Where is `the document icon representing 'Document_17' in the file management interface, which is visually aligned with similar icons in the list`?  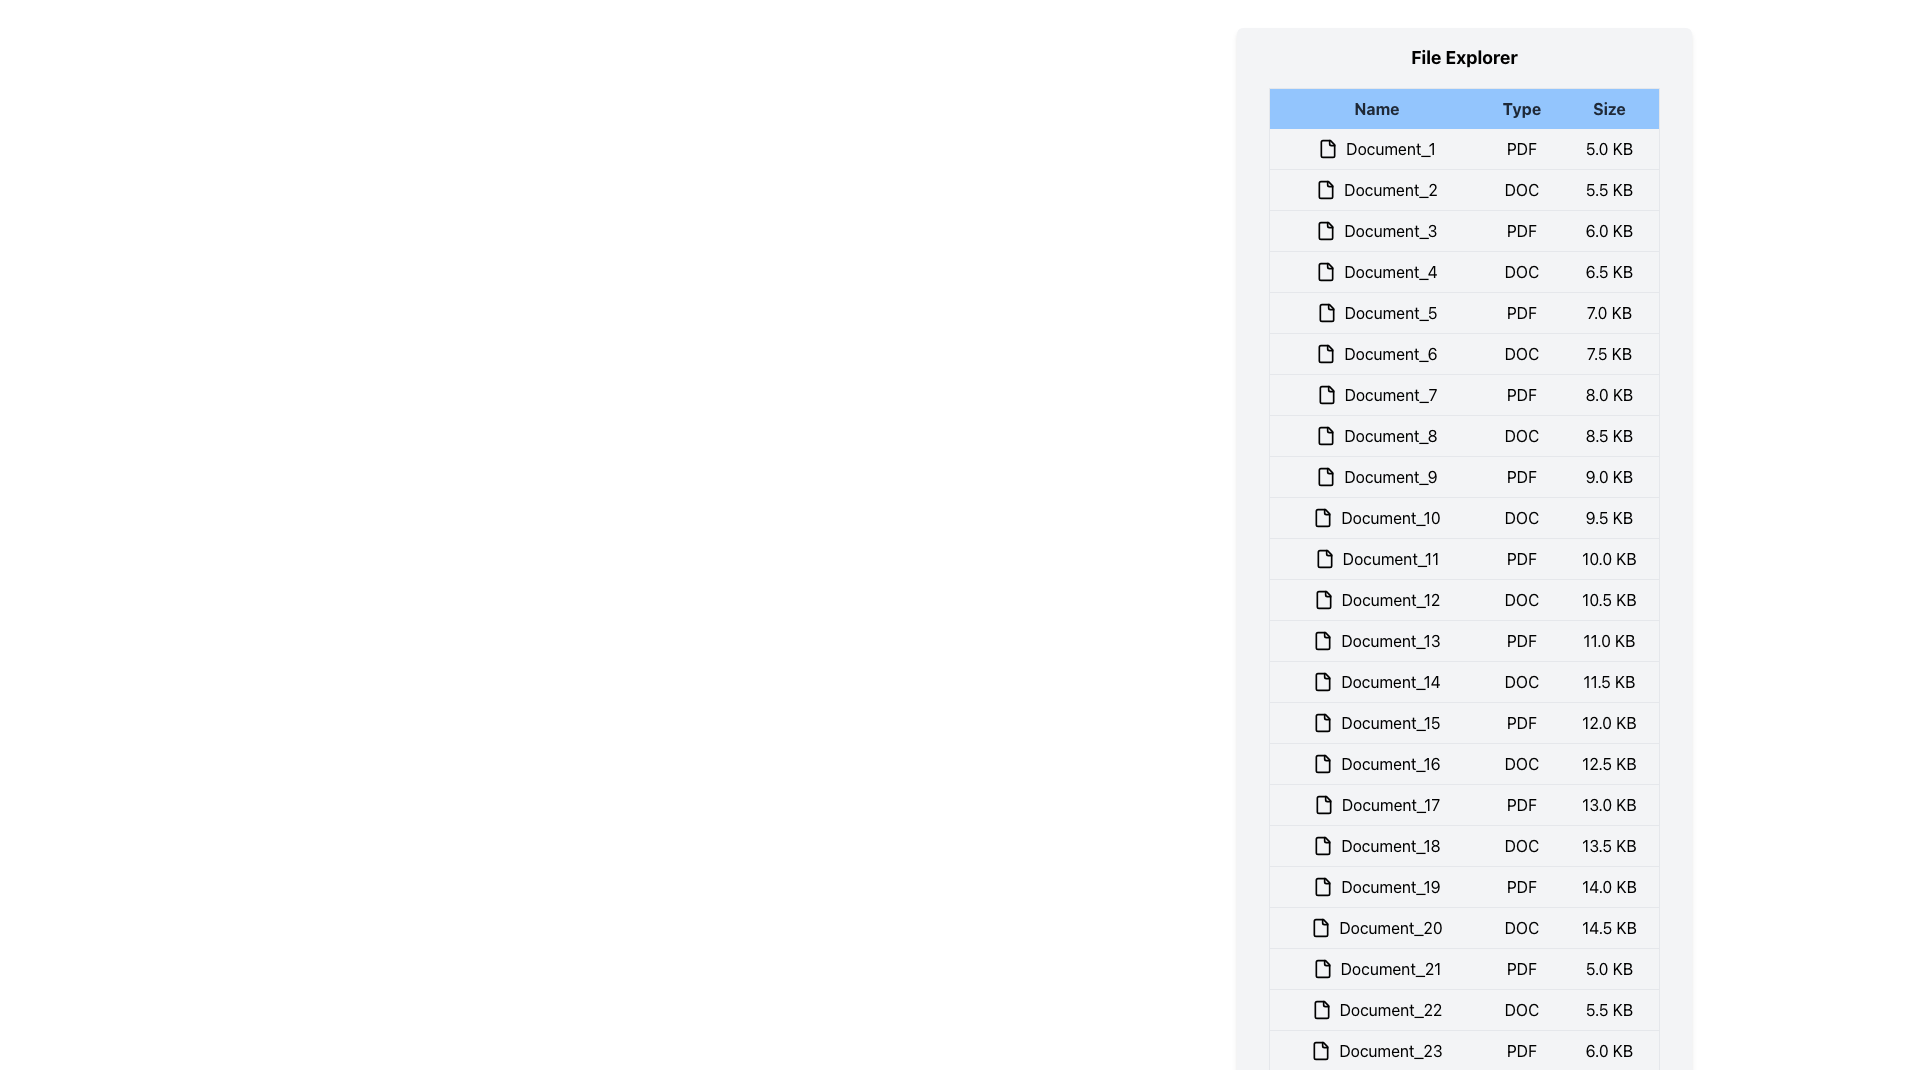 the document icon representing 'Document_17' in the file management interface, which is visually aligned with similar icons in the list is located at coordinates (1323, 804).